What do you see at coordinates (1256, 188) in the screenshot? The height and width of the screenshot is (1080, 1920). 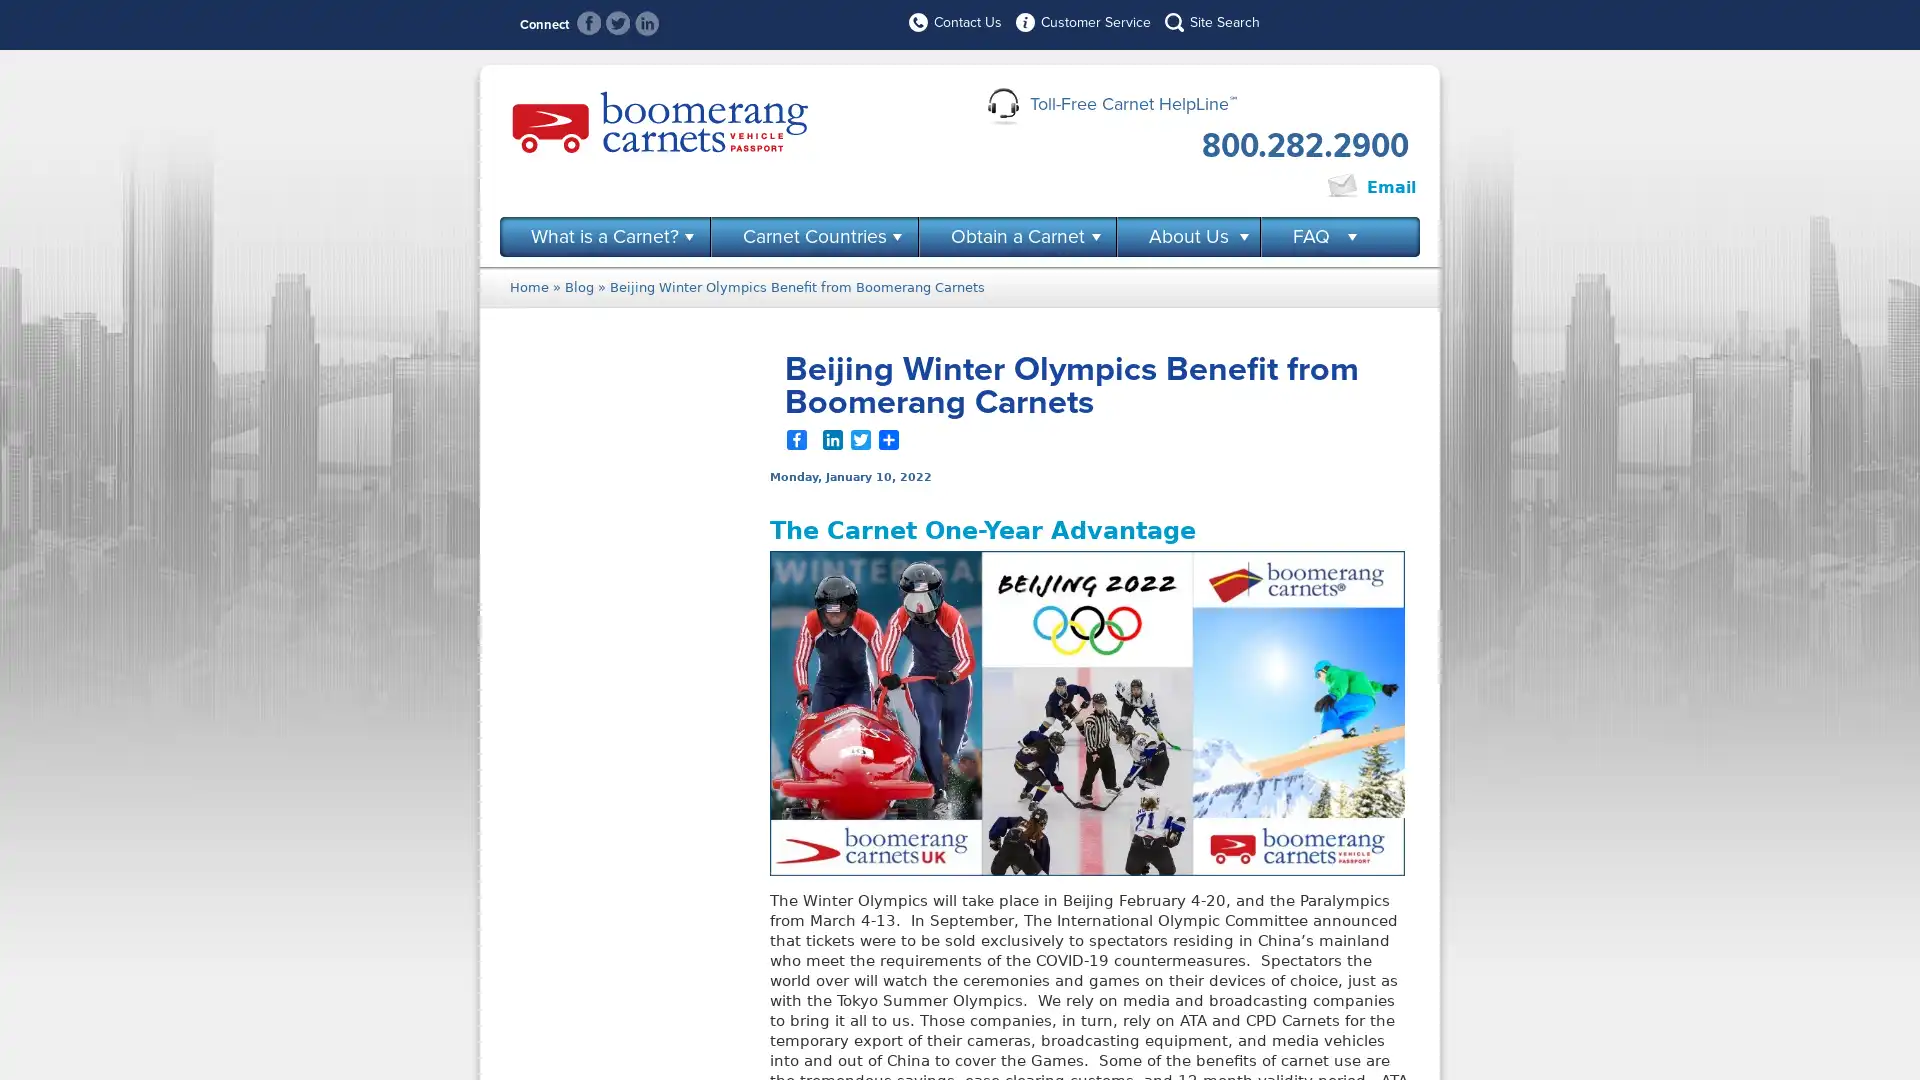 I see `Click to Chat` at bounding box center [1256, 188].